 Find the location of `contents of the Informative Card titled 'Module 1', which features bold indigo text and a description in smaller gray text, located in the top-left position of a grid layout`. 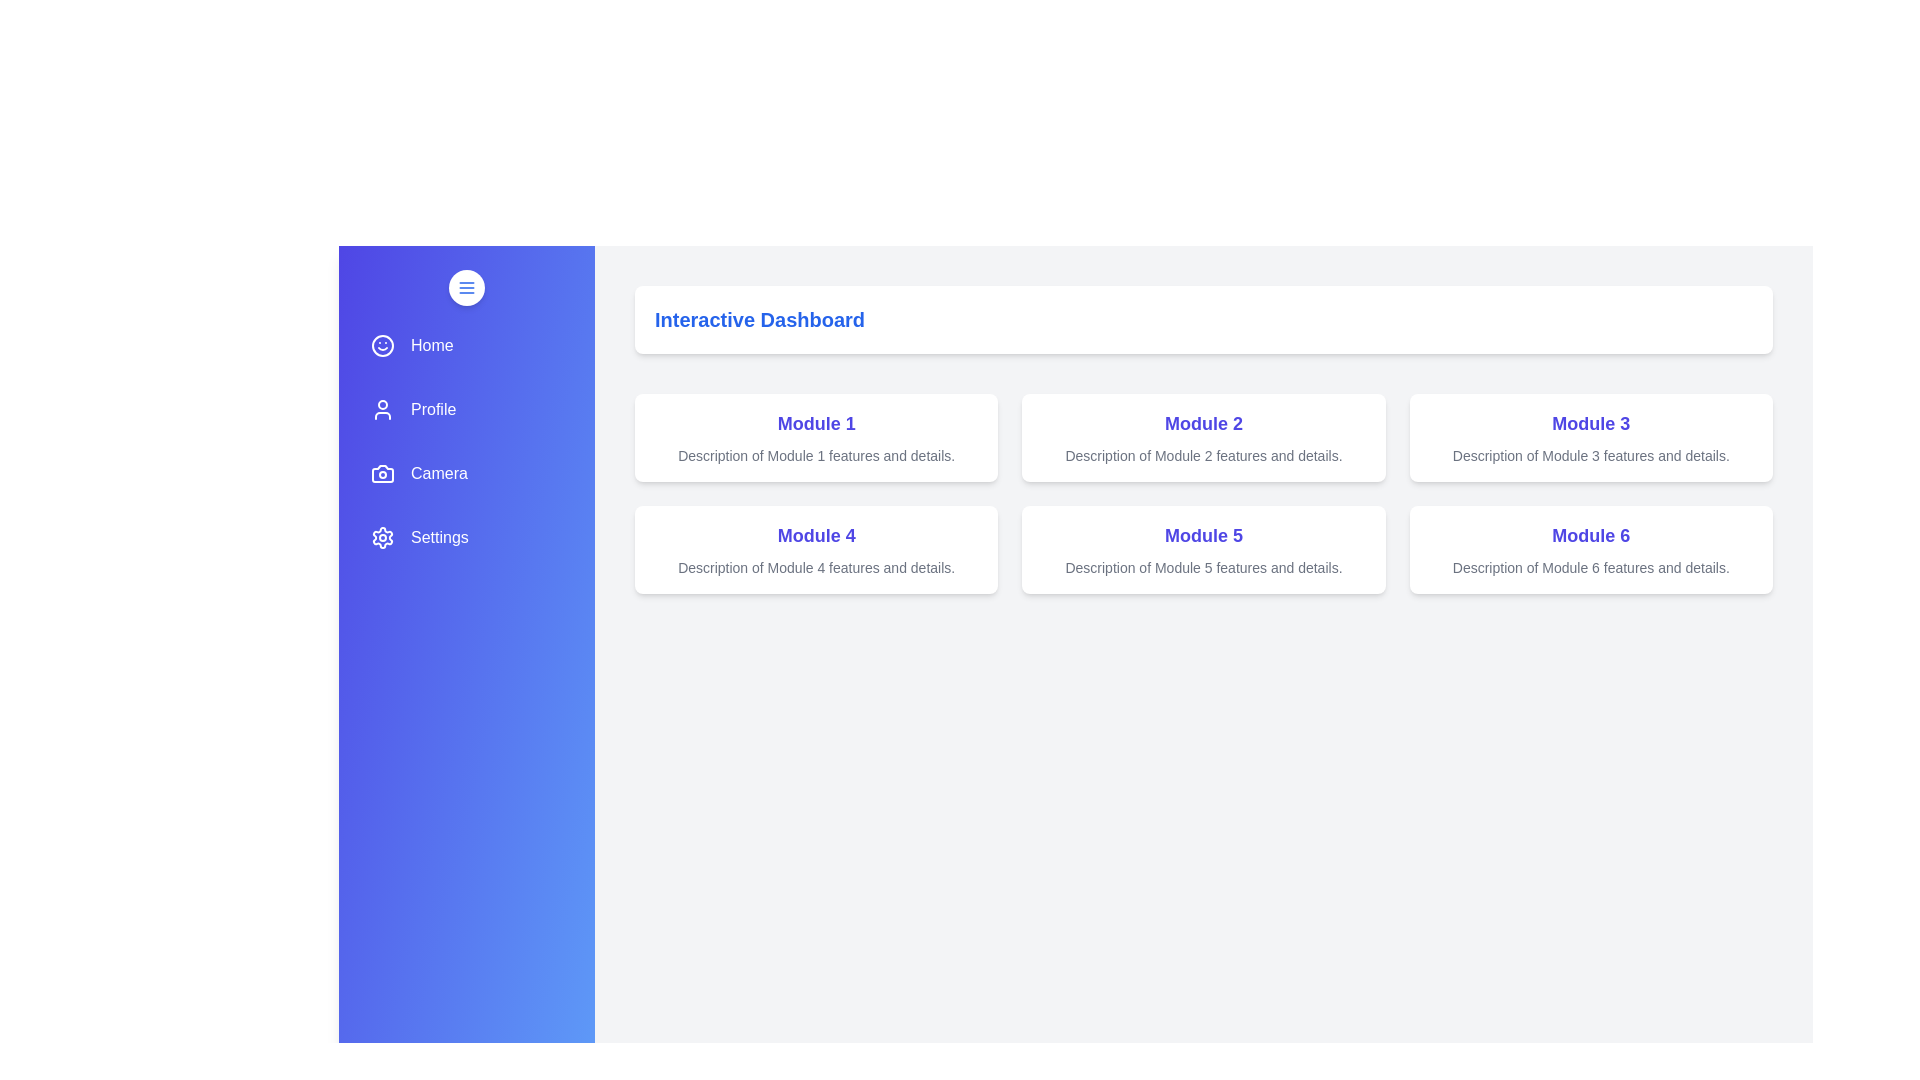

contents of the Informative Card titled 'Module 1', which features bold indigo text and a description in smaller gray text, located in the top-left position of a grid layout is located at coordinates (816, 437).